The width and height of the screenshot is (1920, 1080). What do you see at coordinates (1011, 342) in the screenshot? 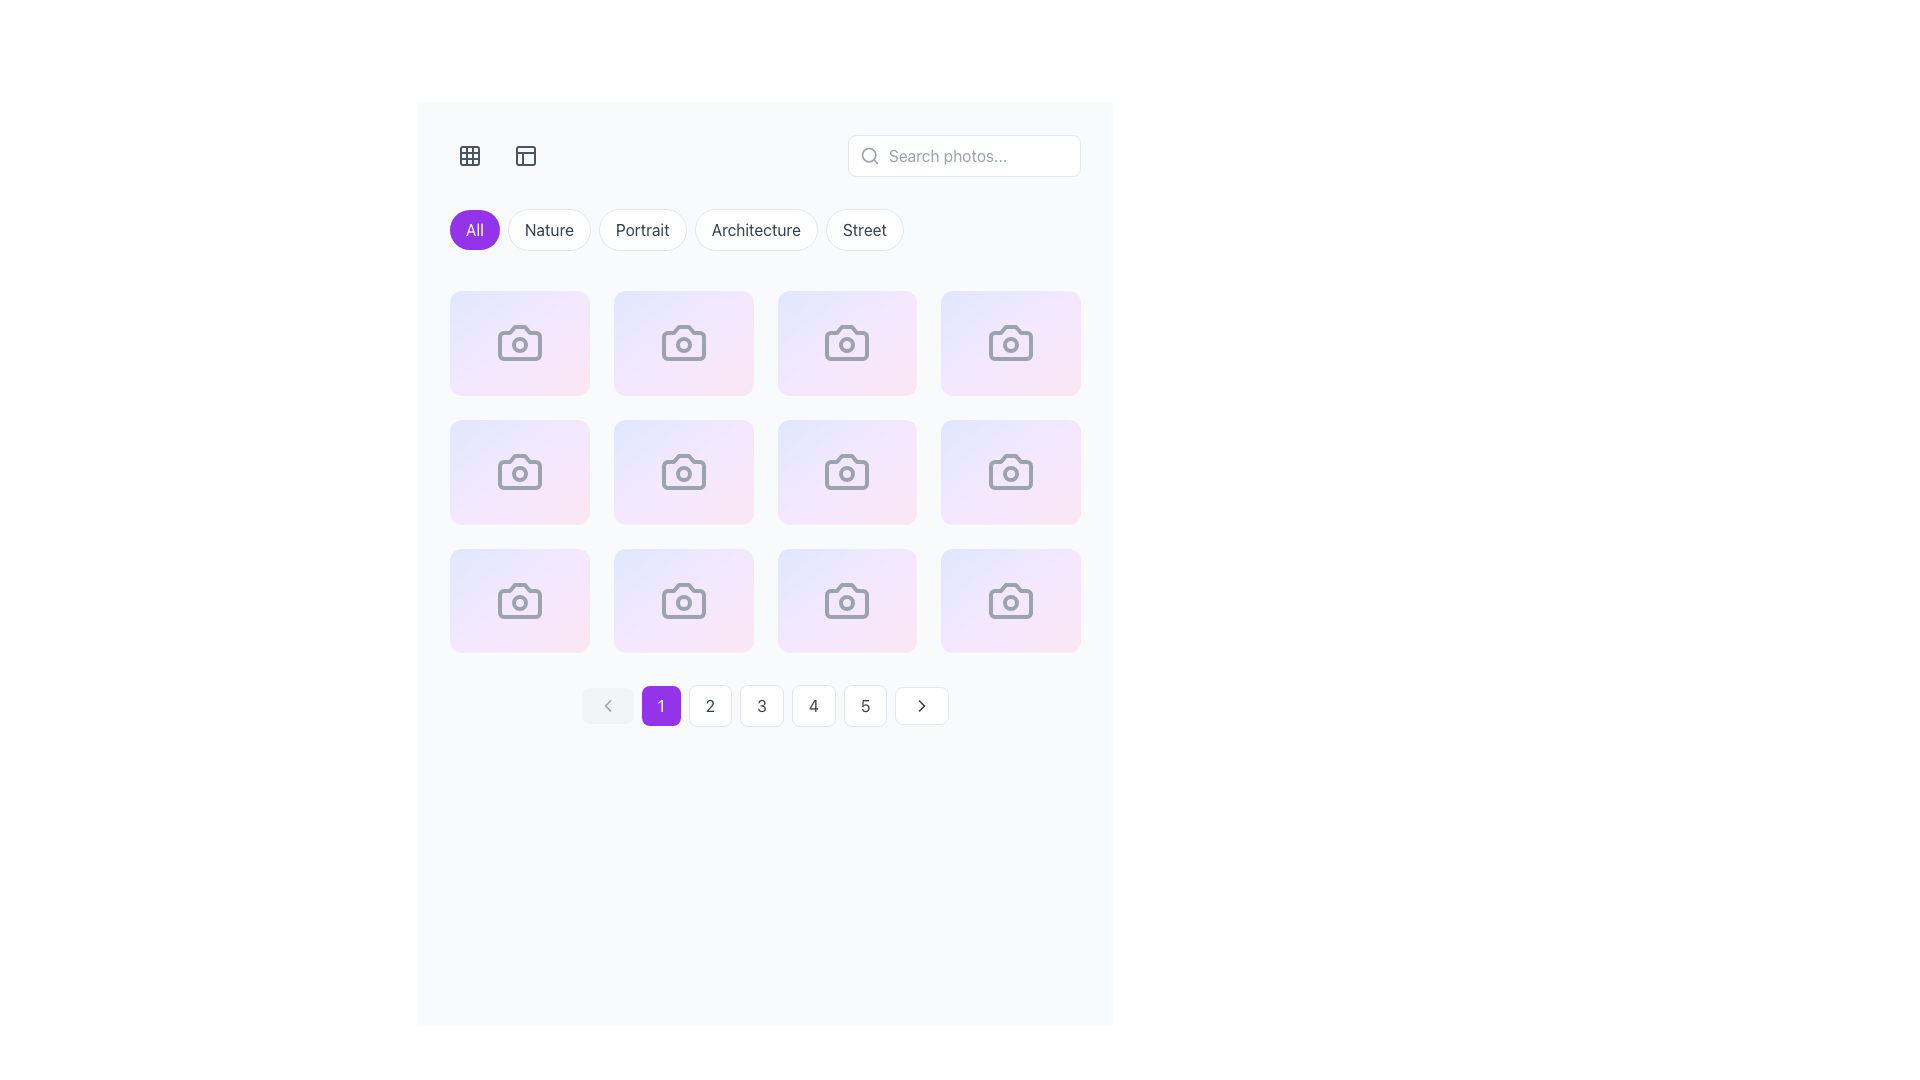
I see `the static content block with a gradient background transitioning from indigo to pink, which contains a centrally placed gray camera icon` at bounding box center [1011, 342].